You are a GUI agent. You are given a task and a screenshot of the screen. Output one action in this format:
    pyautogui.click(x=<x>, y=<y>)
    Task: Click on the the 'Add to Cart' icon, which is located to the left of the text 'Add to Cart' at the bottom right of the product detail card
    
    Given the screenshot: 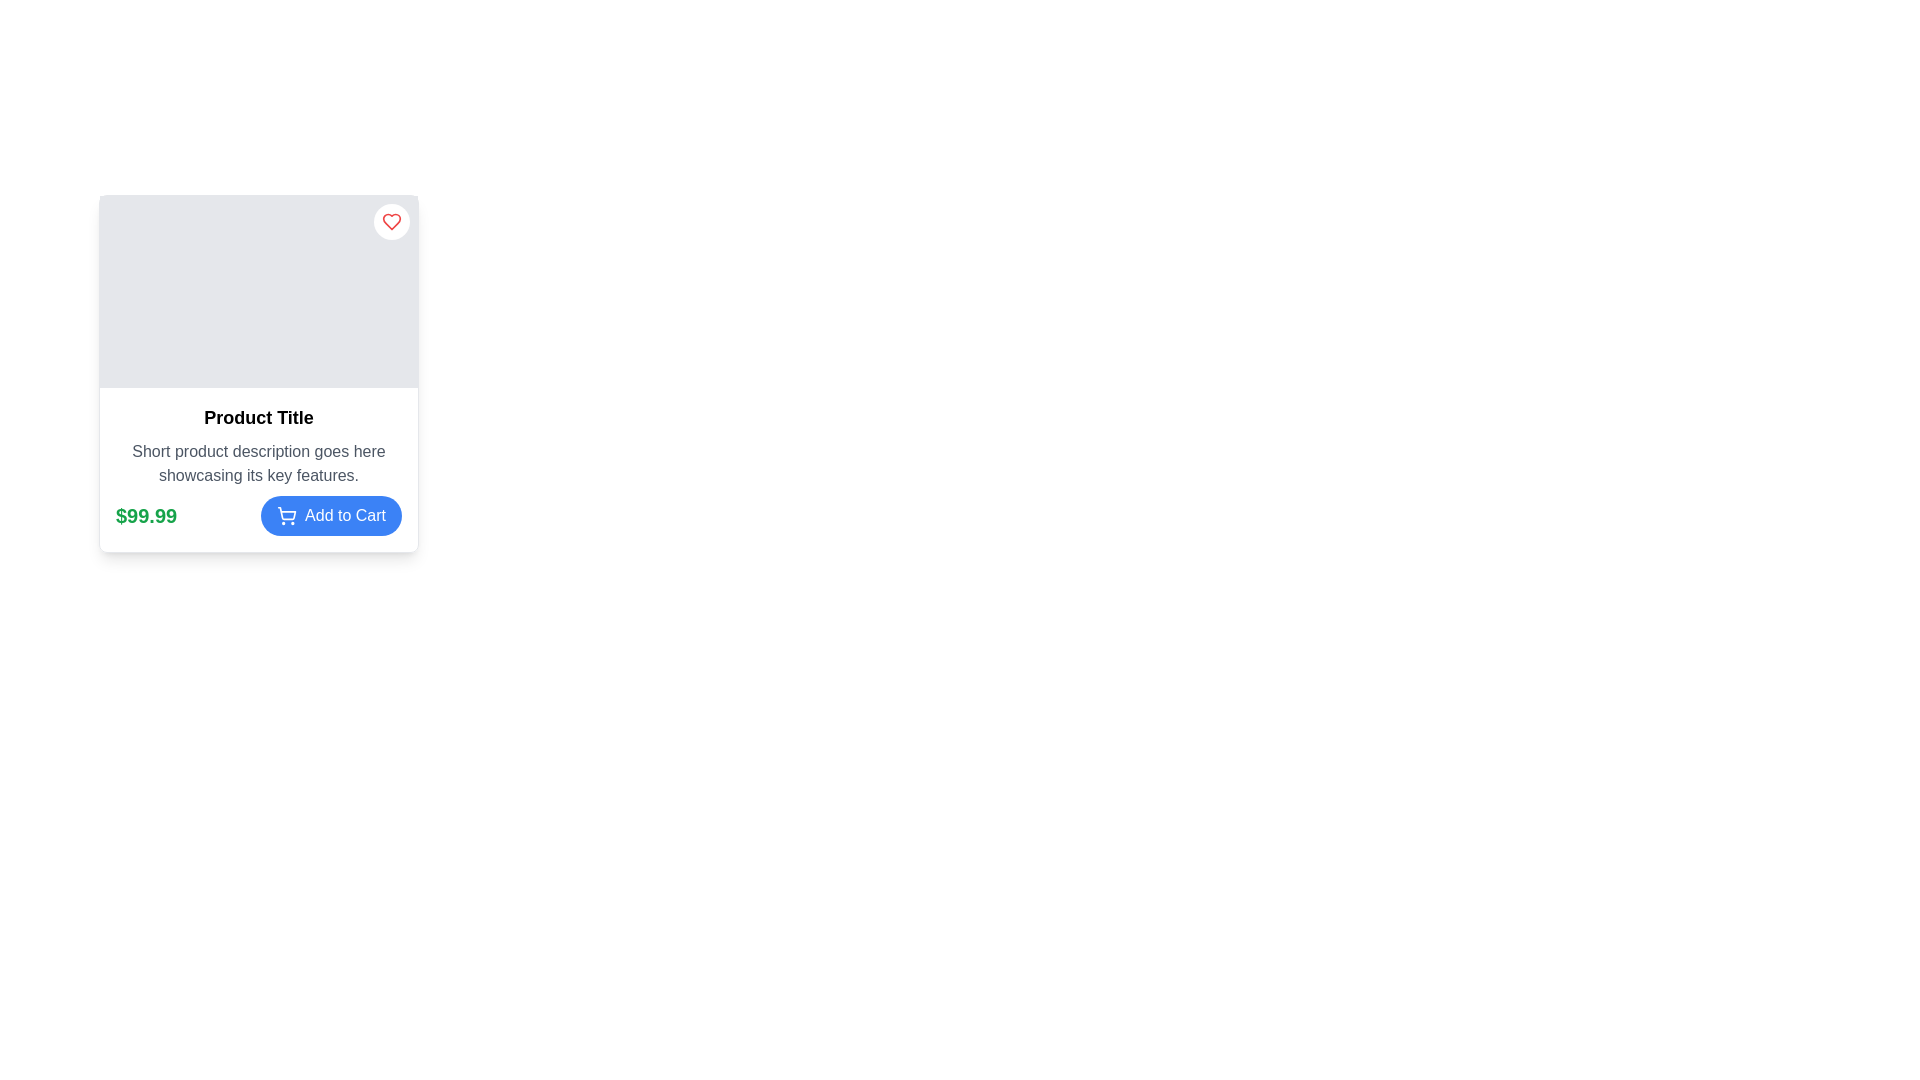 What is the action you would take?
    pyautogui.click(x=286, y=515)
    